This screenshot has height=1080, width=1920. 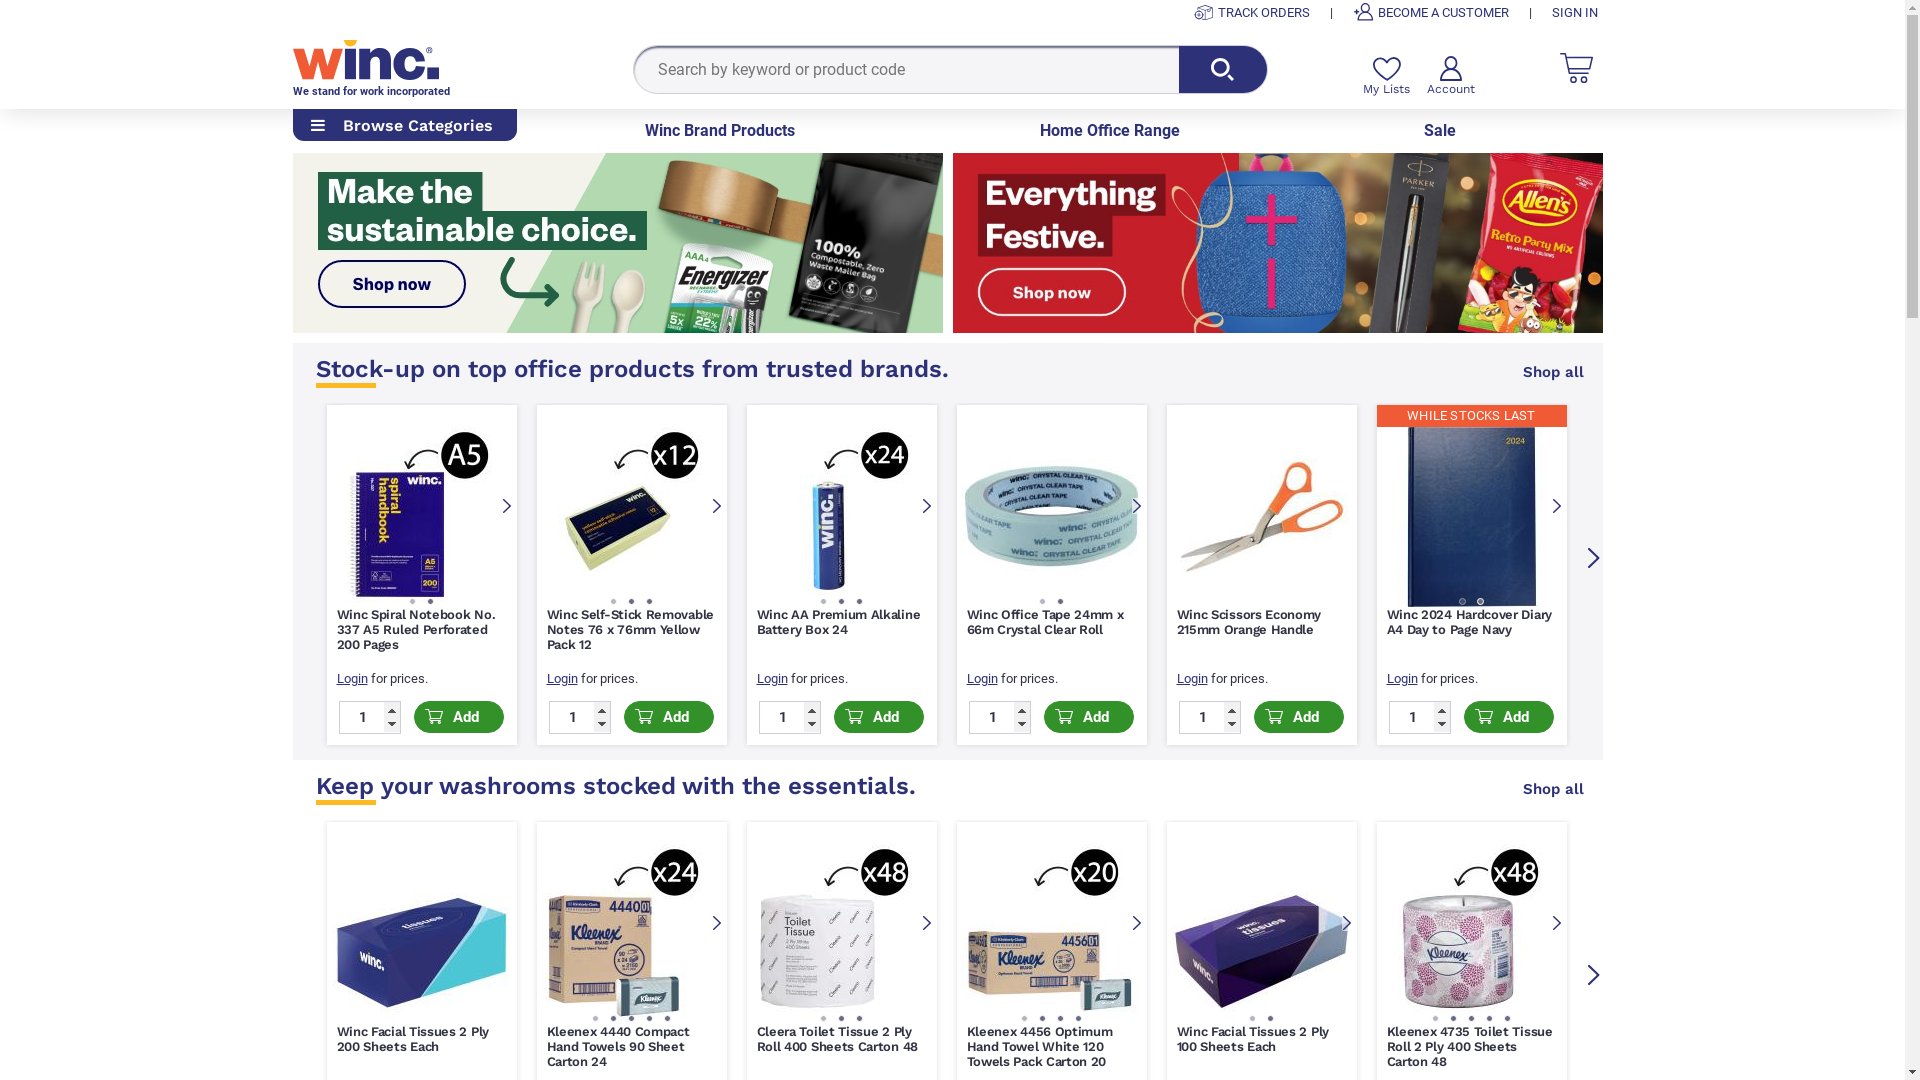 I want to click on 'Cart', so click(x=1559, y=66).